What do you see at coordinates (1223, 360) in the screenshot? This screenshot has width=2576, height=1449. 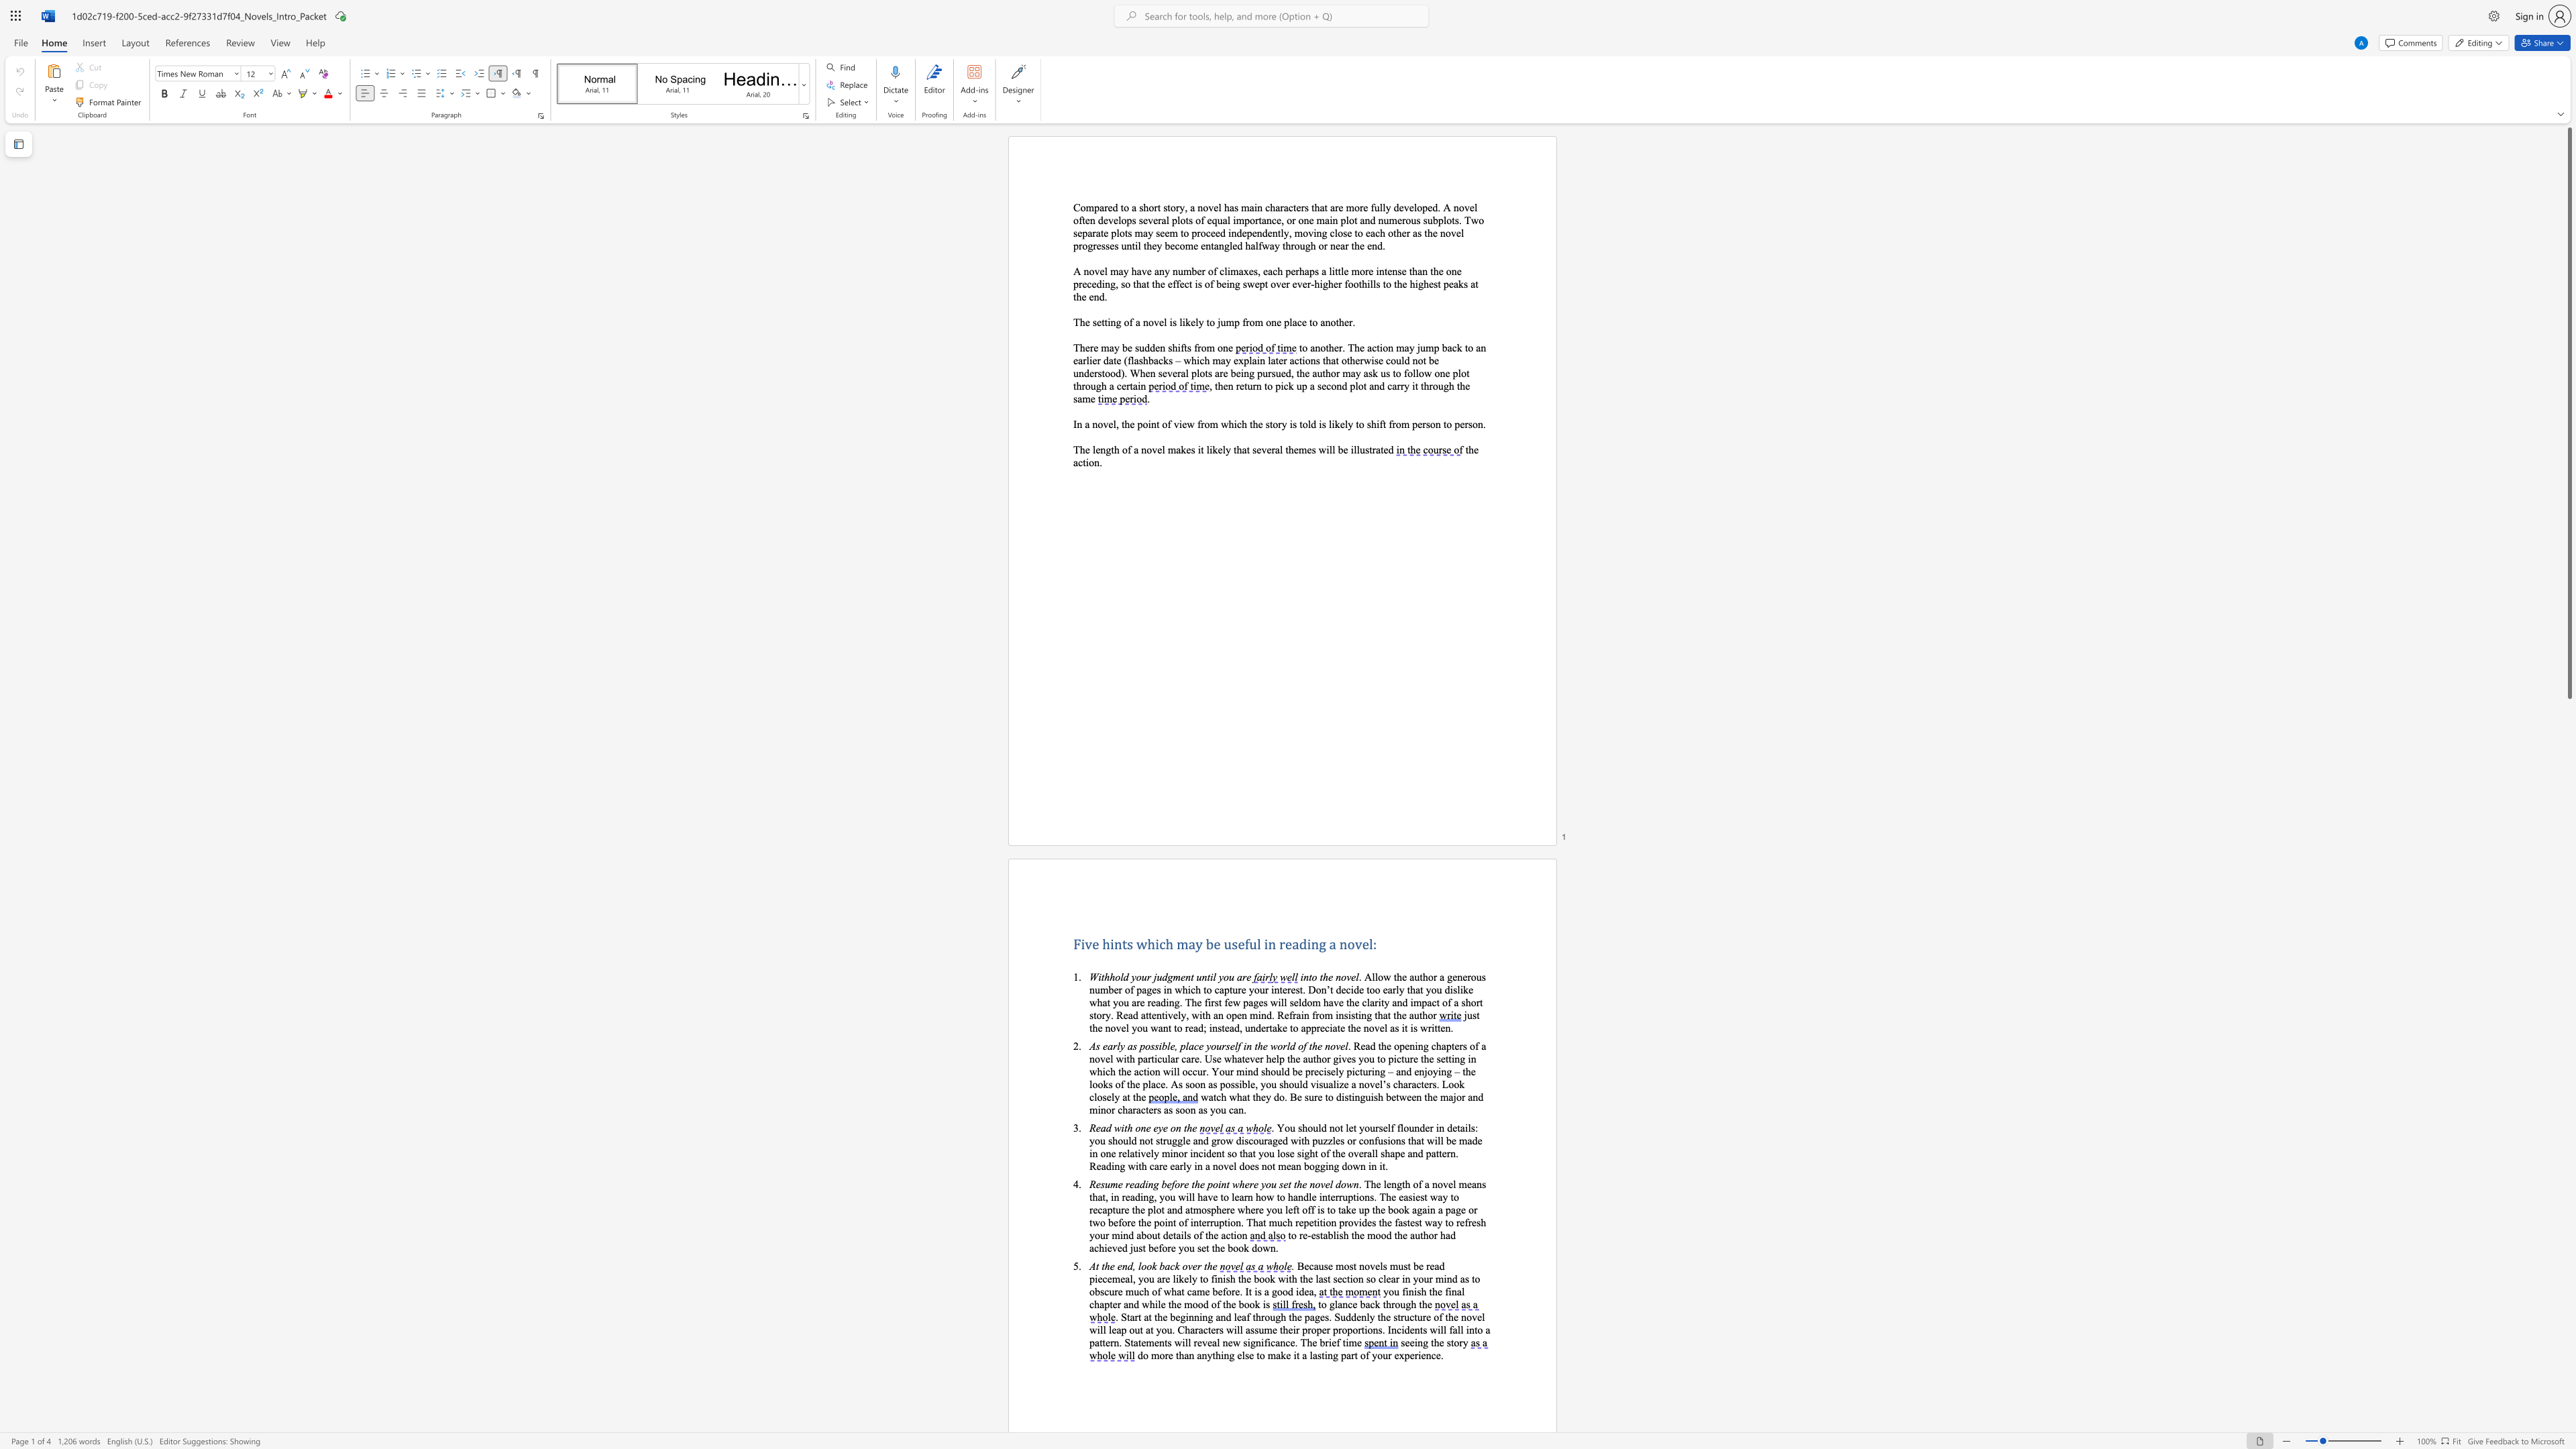 I see `the 10th character "a" in the text` at bounding box center [1223, 360].